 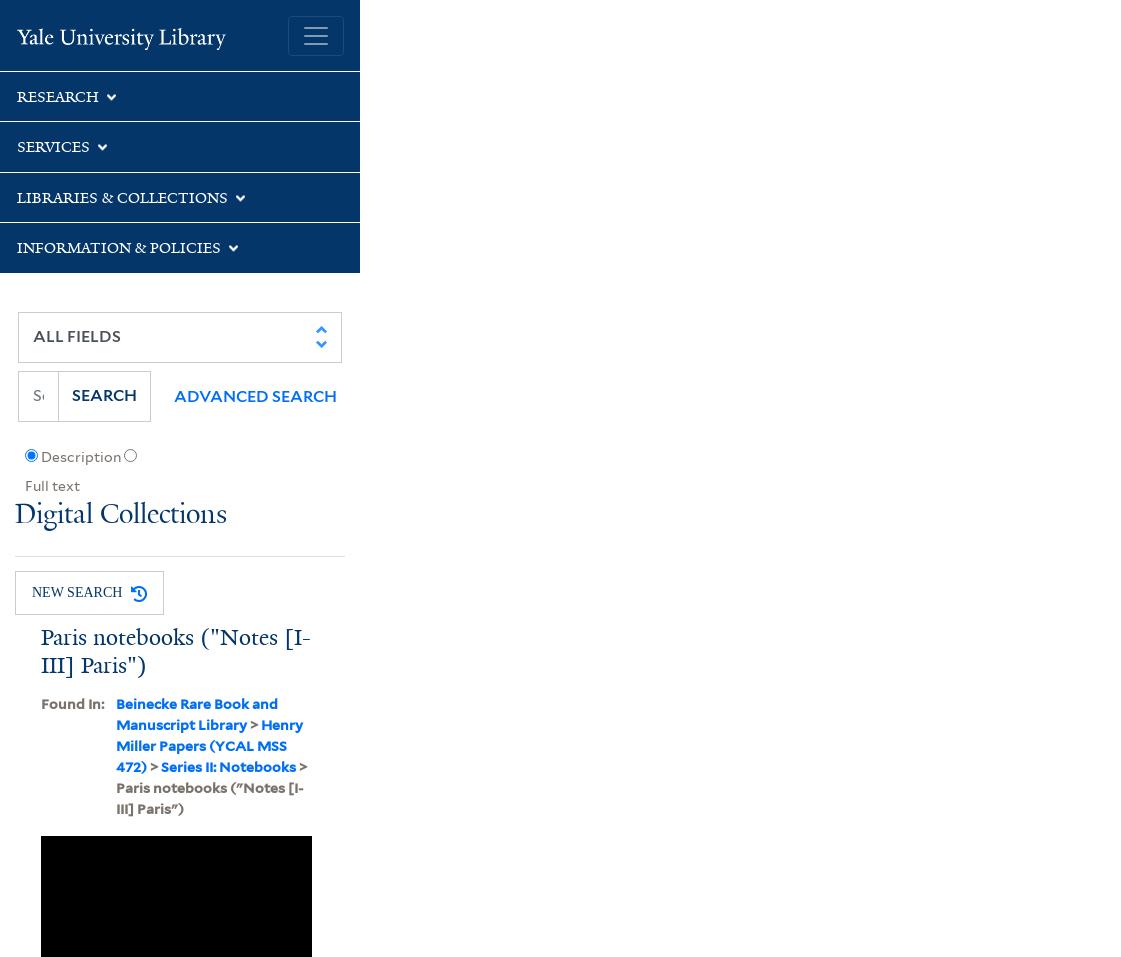 I want to click on '> Paris notebooks ("Notes [I-III] Paris")', so click(x=210, y=786).